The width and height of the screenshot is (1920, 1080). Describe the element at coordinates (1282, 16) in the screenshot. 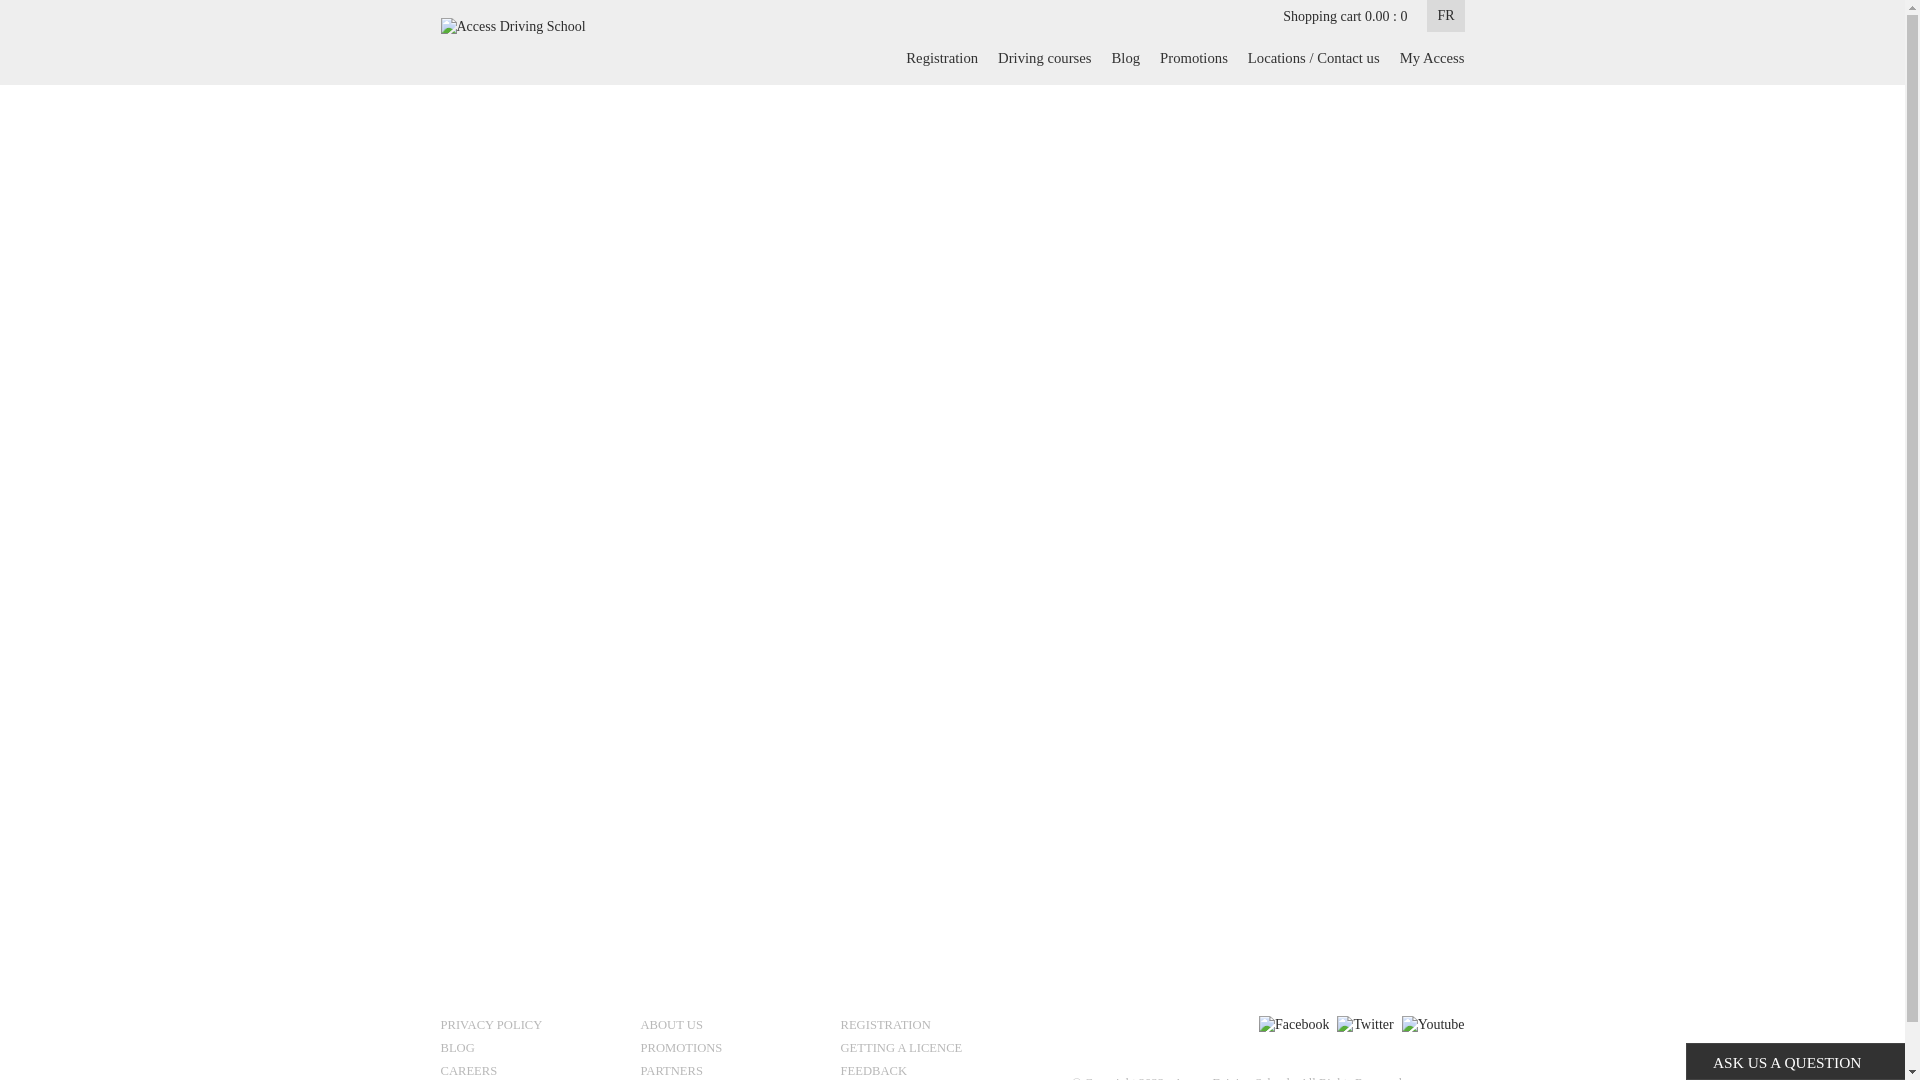

I see `'Shopping cart 0.00 : 0'` at that location.